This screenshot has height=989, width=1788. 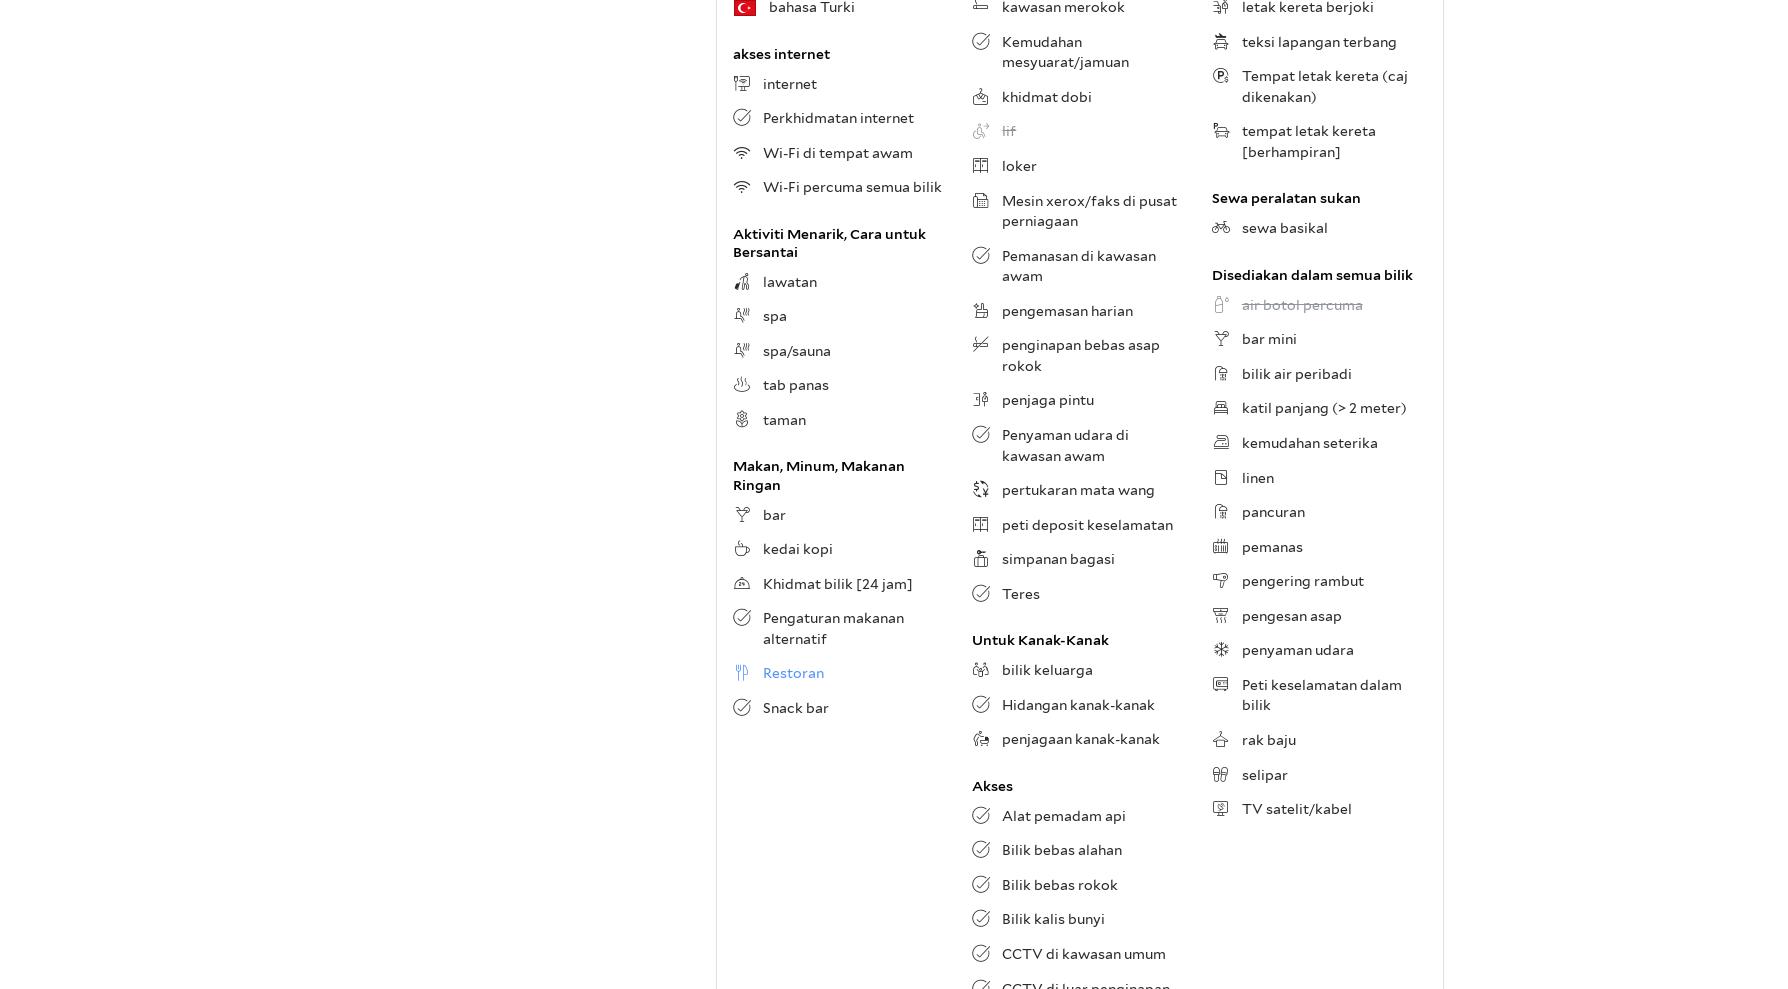 What do you see at coordinates (1065, 764) in the screenshot?
I see `'Menurut tetamu yang telah menginap di sini, keselesaan bilik di hotel dinilai lebih tinggi berbanding 97% penginapan lain di İstanbul.'` at bounding box center [1065, 764].